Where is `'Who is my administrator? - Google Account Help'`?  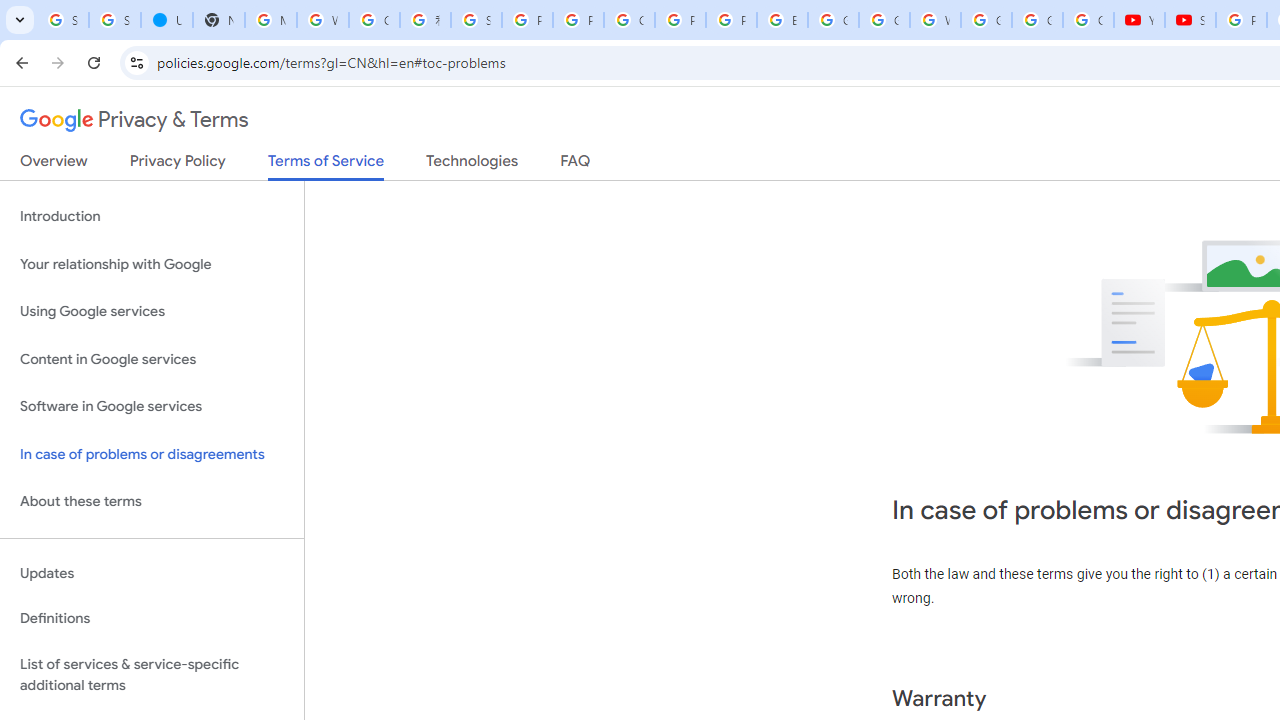
'Who is my administrator? - Google Account Help' is located at coordinates (323, 20).